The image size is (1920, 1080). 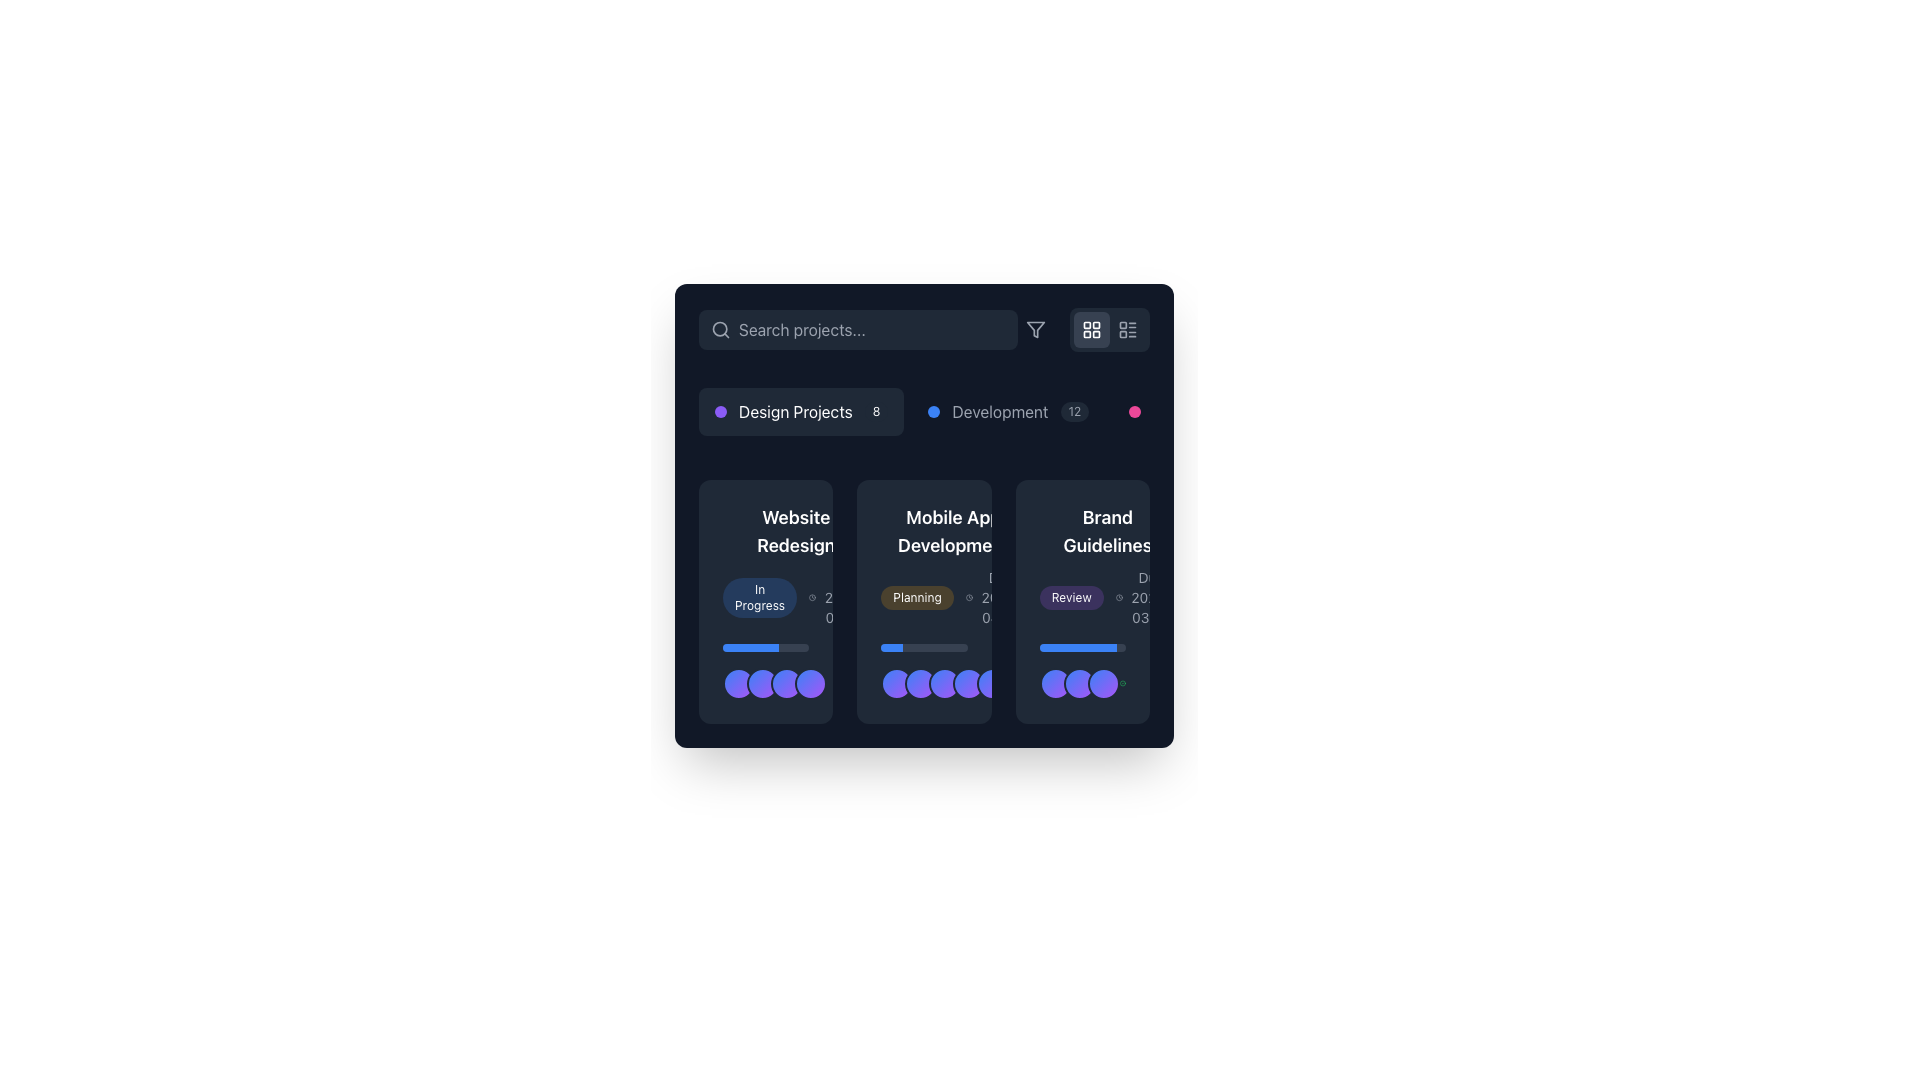 What do you see at coordinates (1151, 596) in the screenshot?
I see `the static text label displaying 'Due 2024-03-10' located in the bottom-right corner of the 'Brand Guidelines' card` at bounding box center [1151, 596].